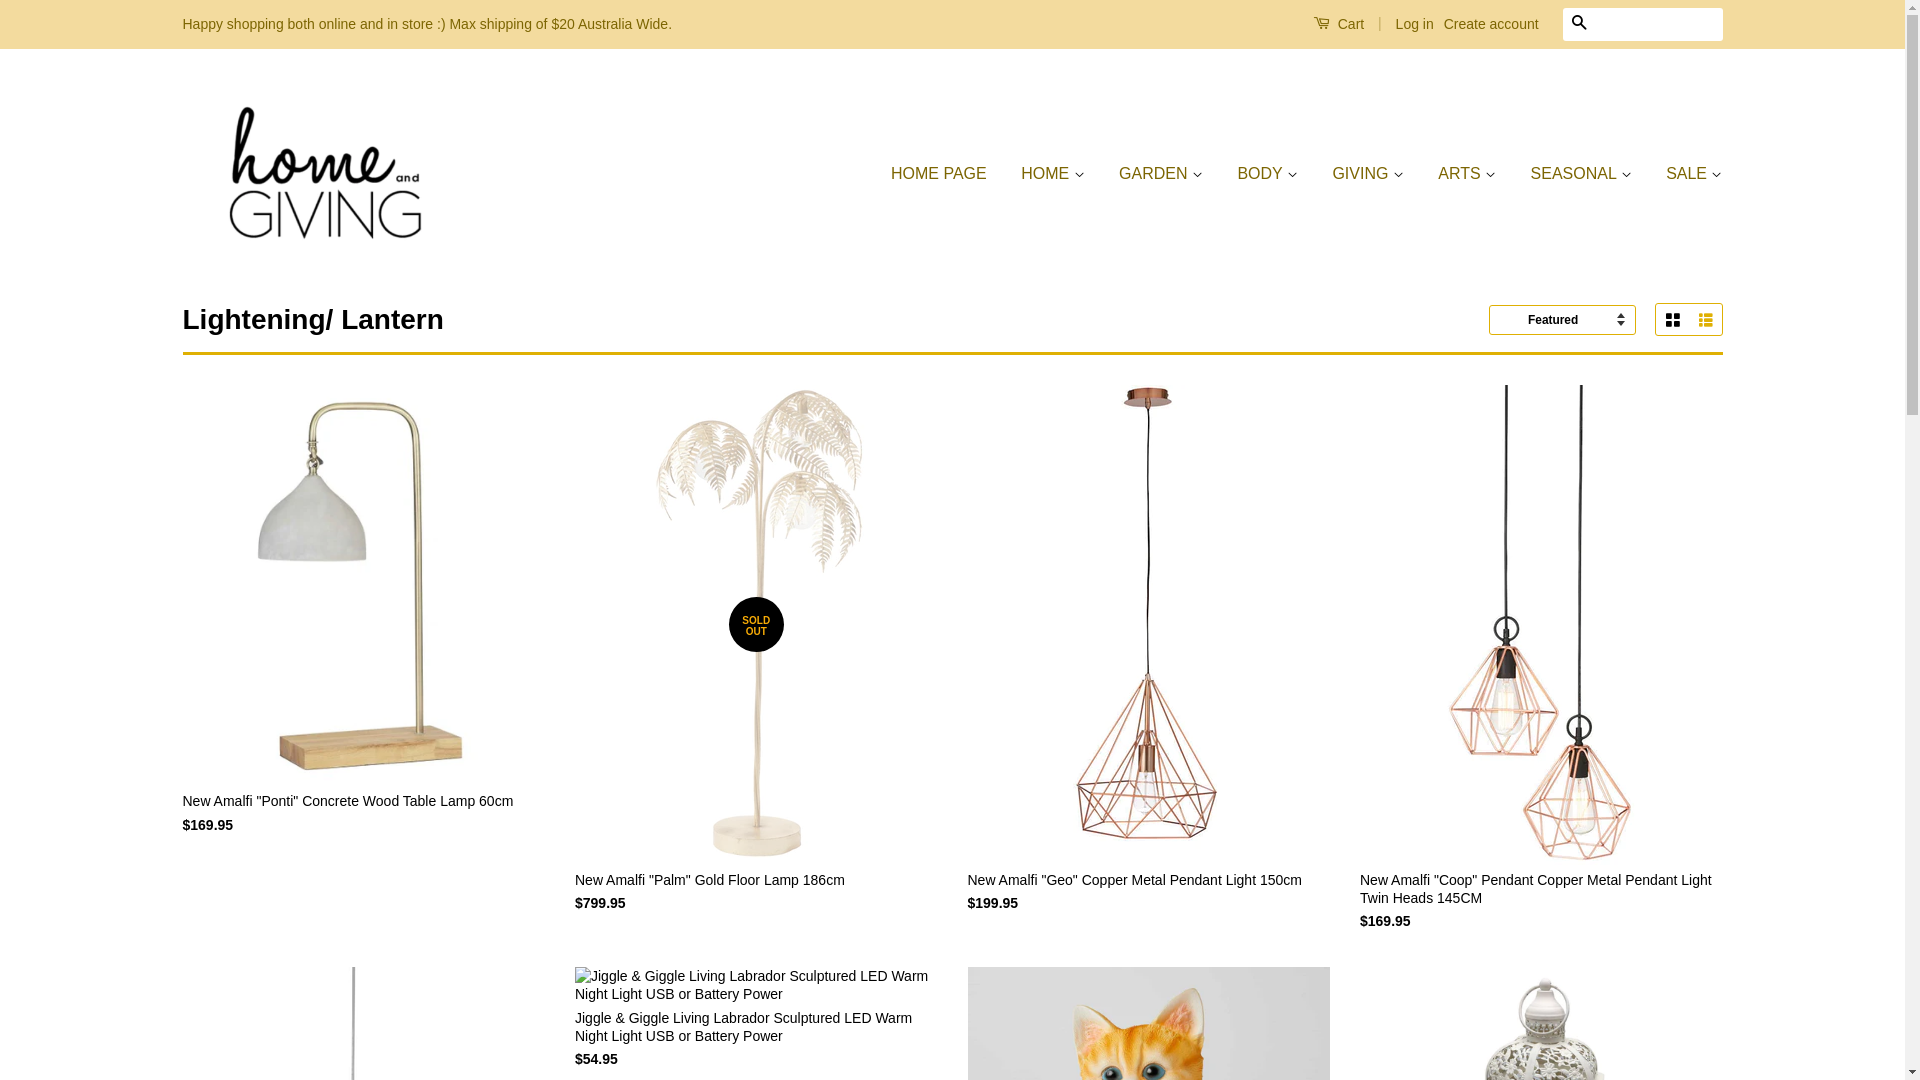  I want to click on 'SEASONAL', so click(1580, 173).